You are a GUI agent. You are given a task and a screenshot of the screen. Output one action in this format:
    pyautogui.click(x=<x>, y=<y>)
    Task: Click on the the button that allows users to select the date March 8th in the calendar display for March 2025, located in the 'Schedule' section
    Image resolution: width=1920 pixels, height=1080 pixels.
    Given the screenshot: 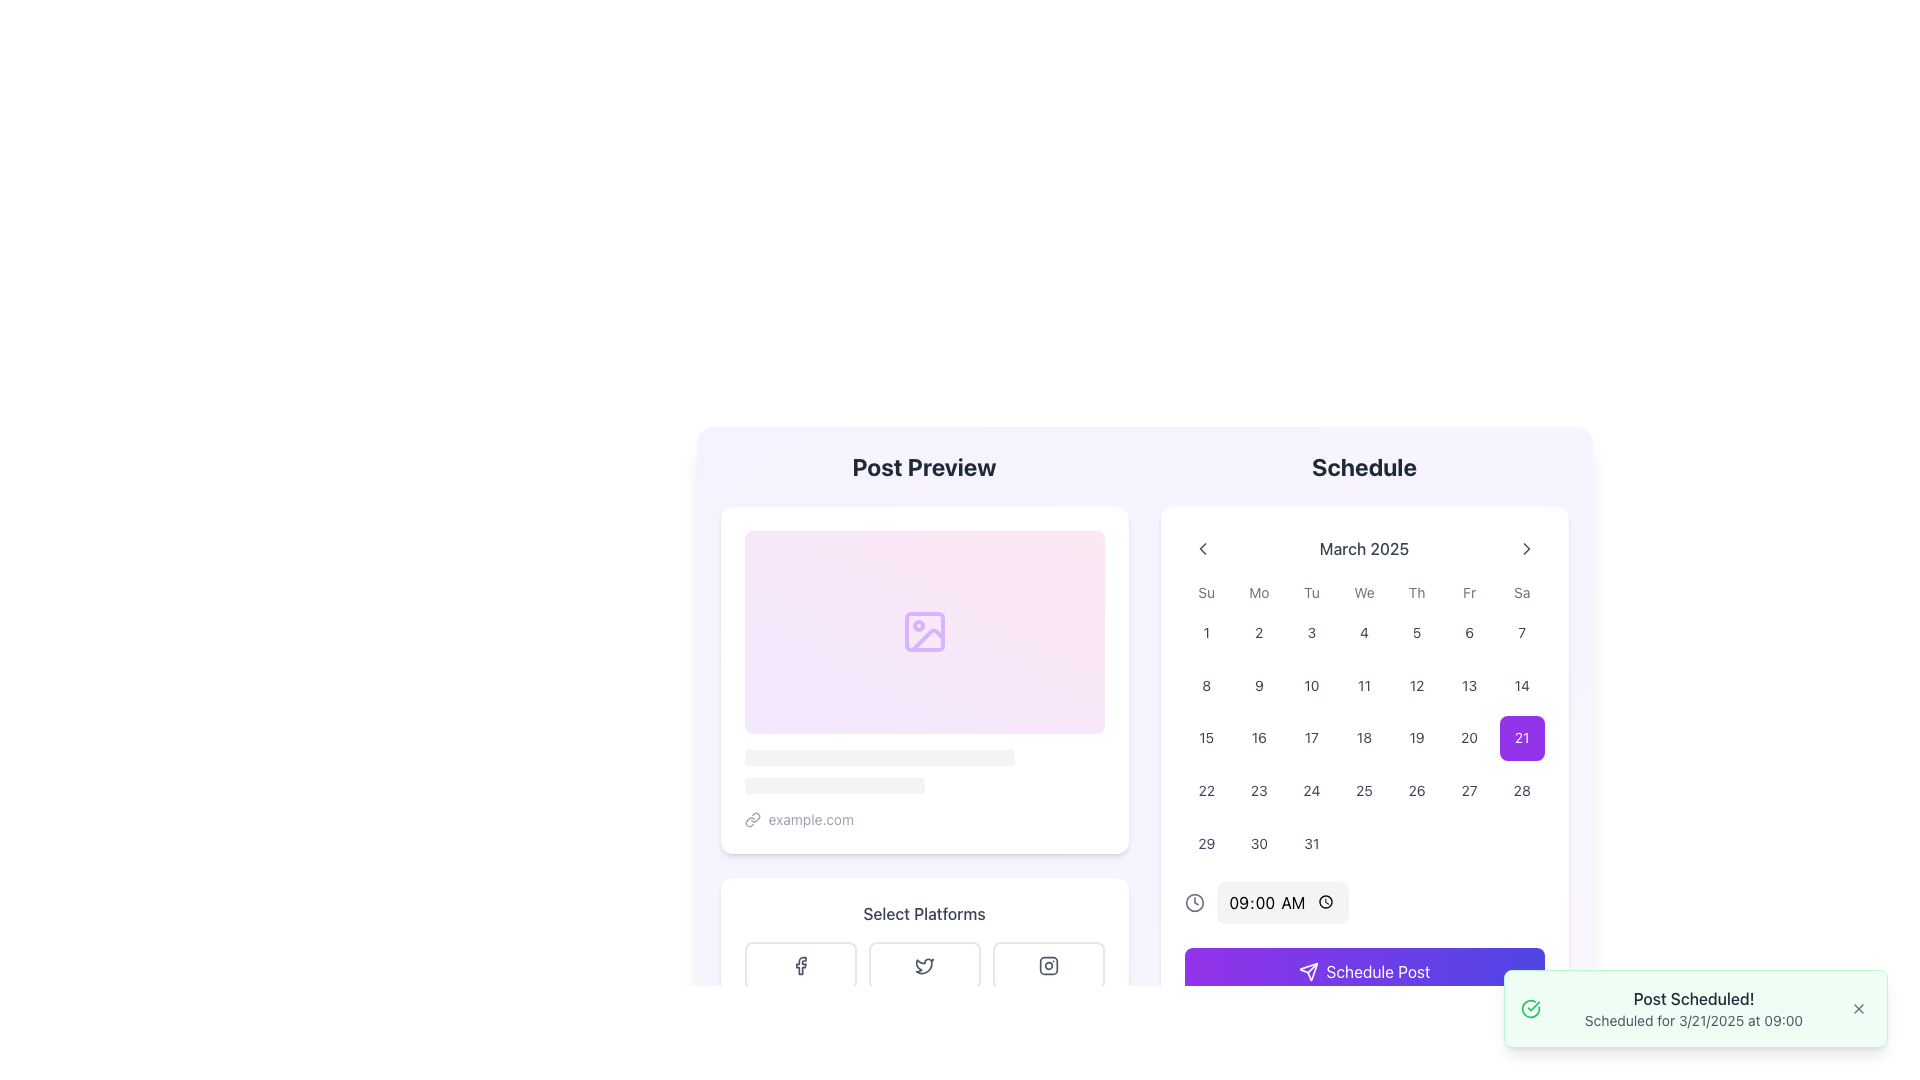 What is the action you would take?
    pyautogui.click(x=1205, y=684)
    